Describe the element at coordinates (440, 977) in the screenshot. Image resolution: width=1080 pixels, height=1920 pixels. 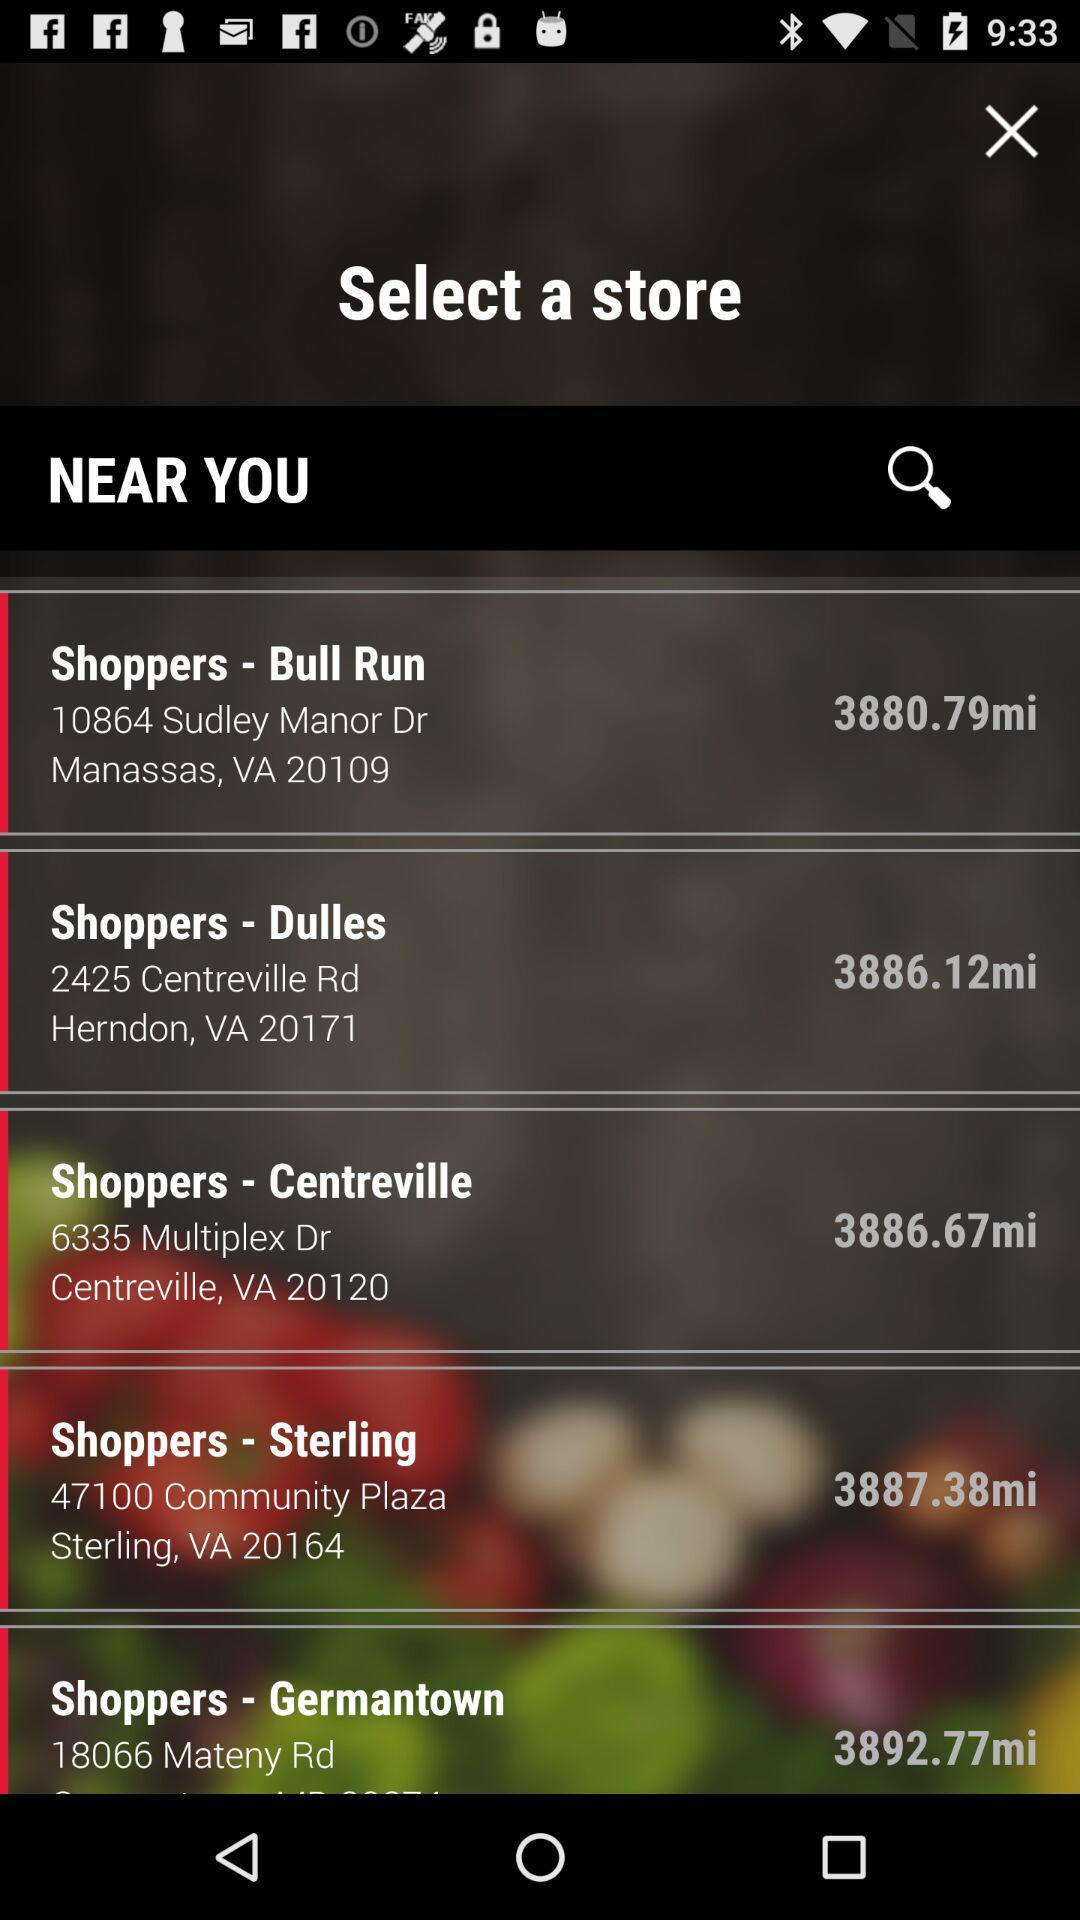
I see `icon above the herndon, va 20171` at that location.